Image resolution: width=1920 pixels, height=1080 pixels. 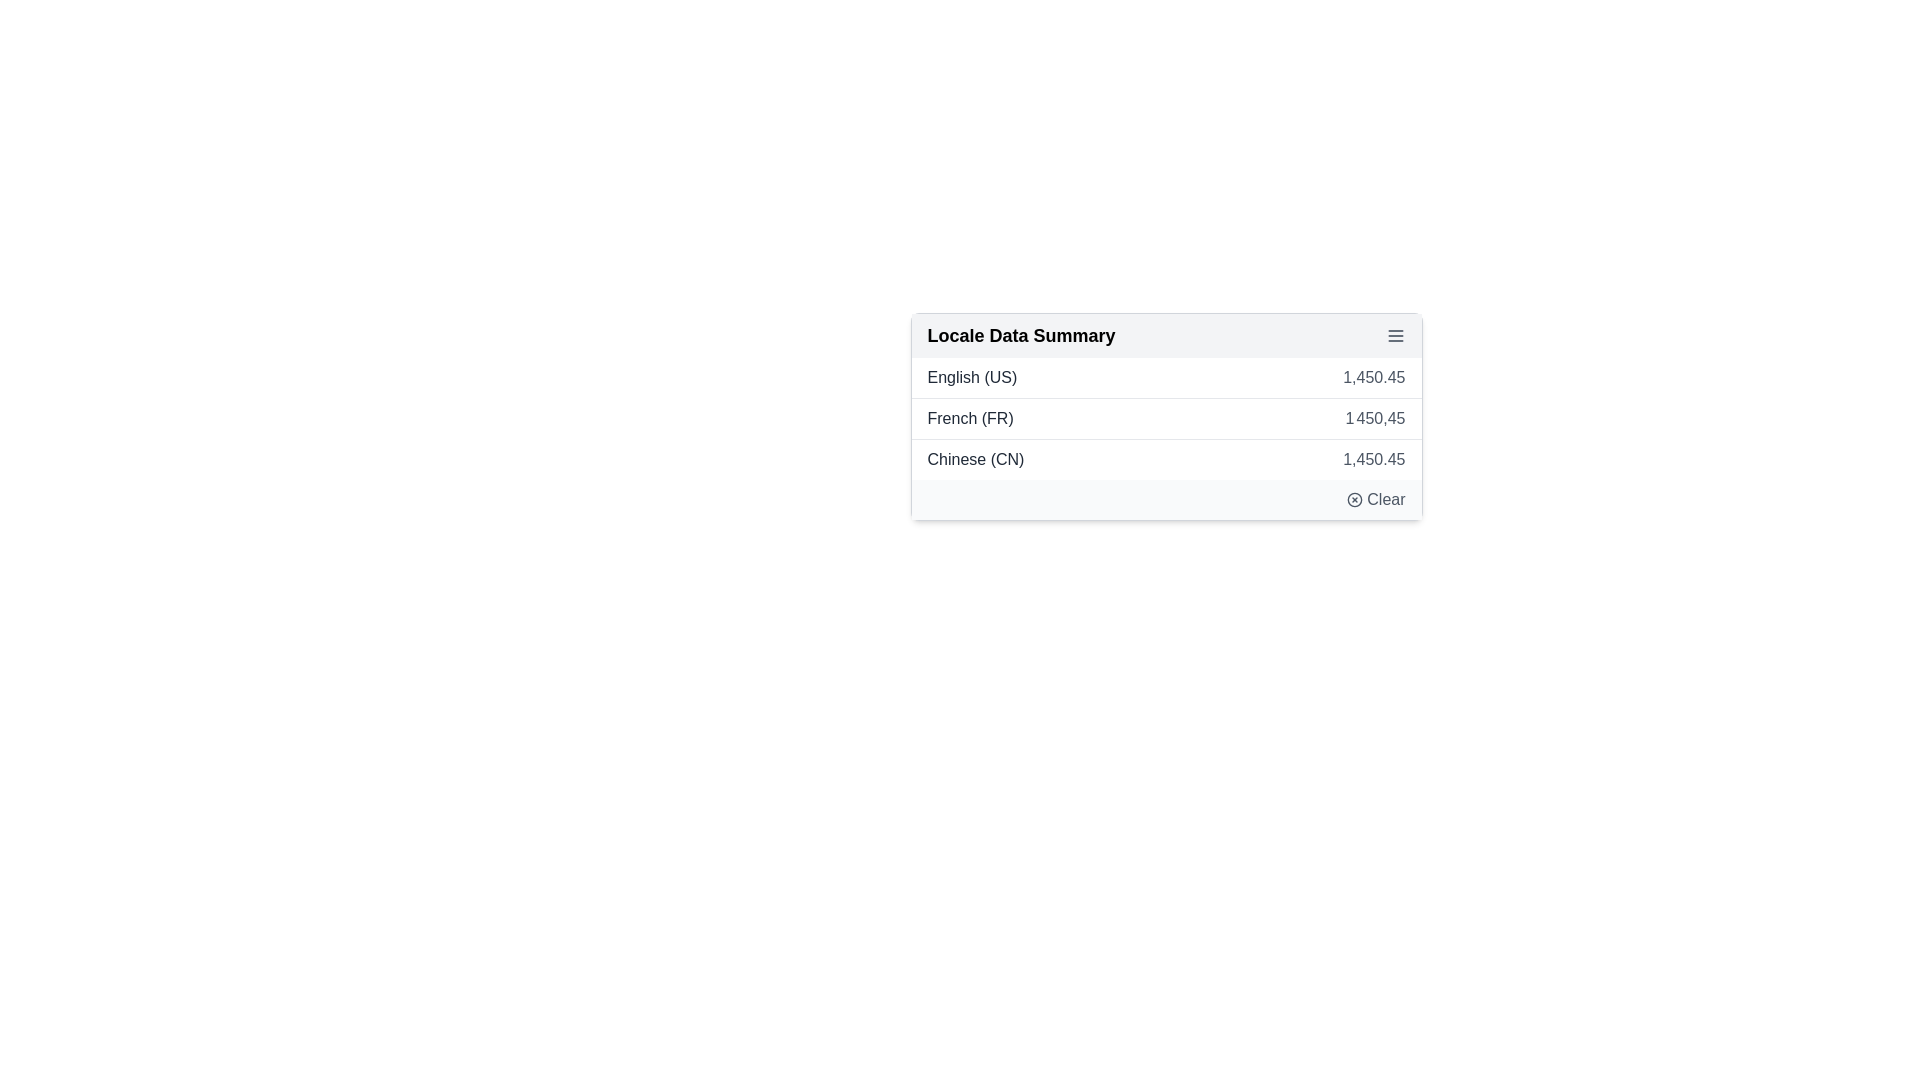 I want to click on the numeric value '1,450.45' displayed in gray, which is located to the right of the 'French (FR)' label in the 'Locale Data Summary' table, so click(x=1374, y=418).